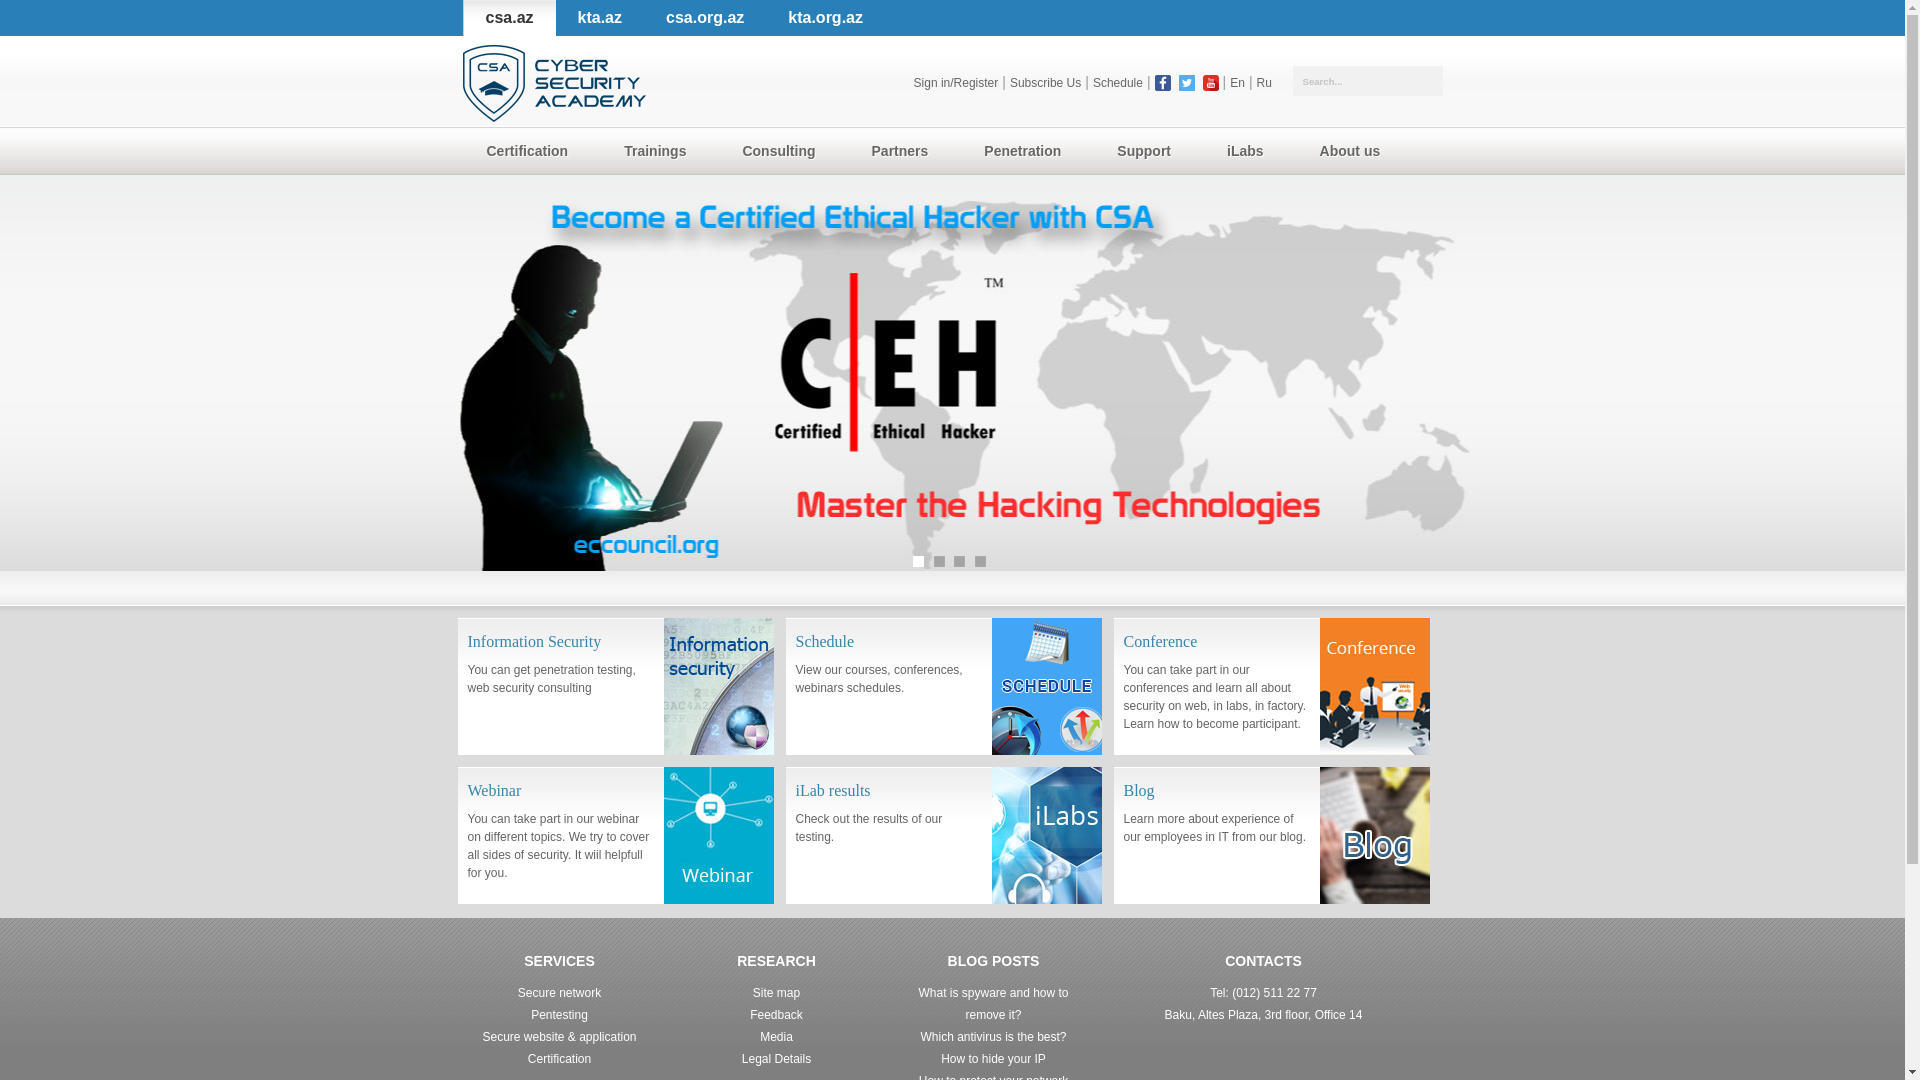  What do you see at coordinates (1354, 150) in the screenshot?
I see `'About us'` at bounding box center [1354, 150].